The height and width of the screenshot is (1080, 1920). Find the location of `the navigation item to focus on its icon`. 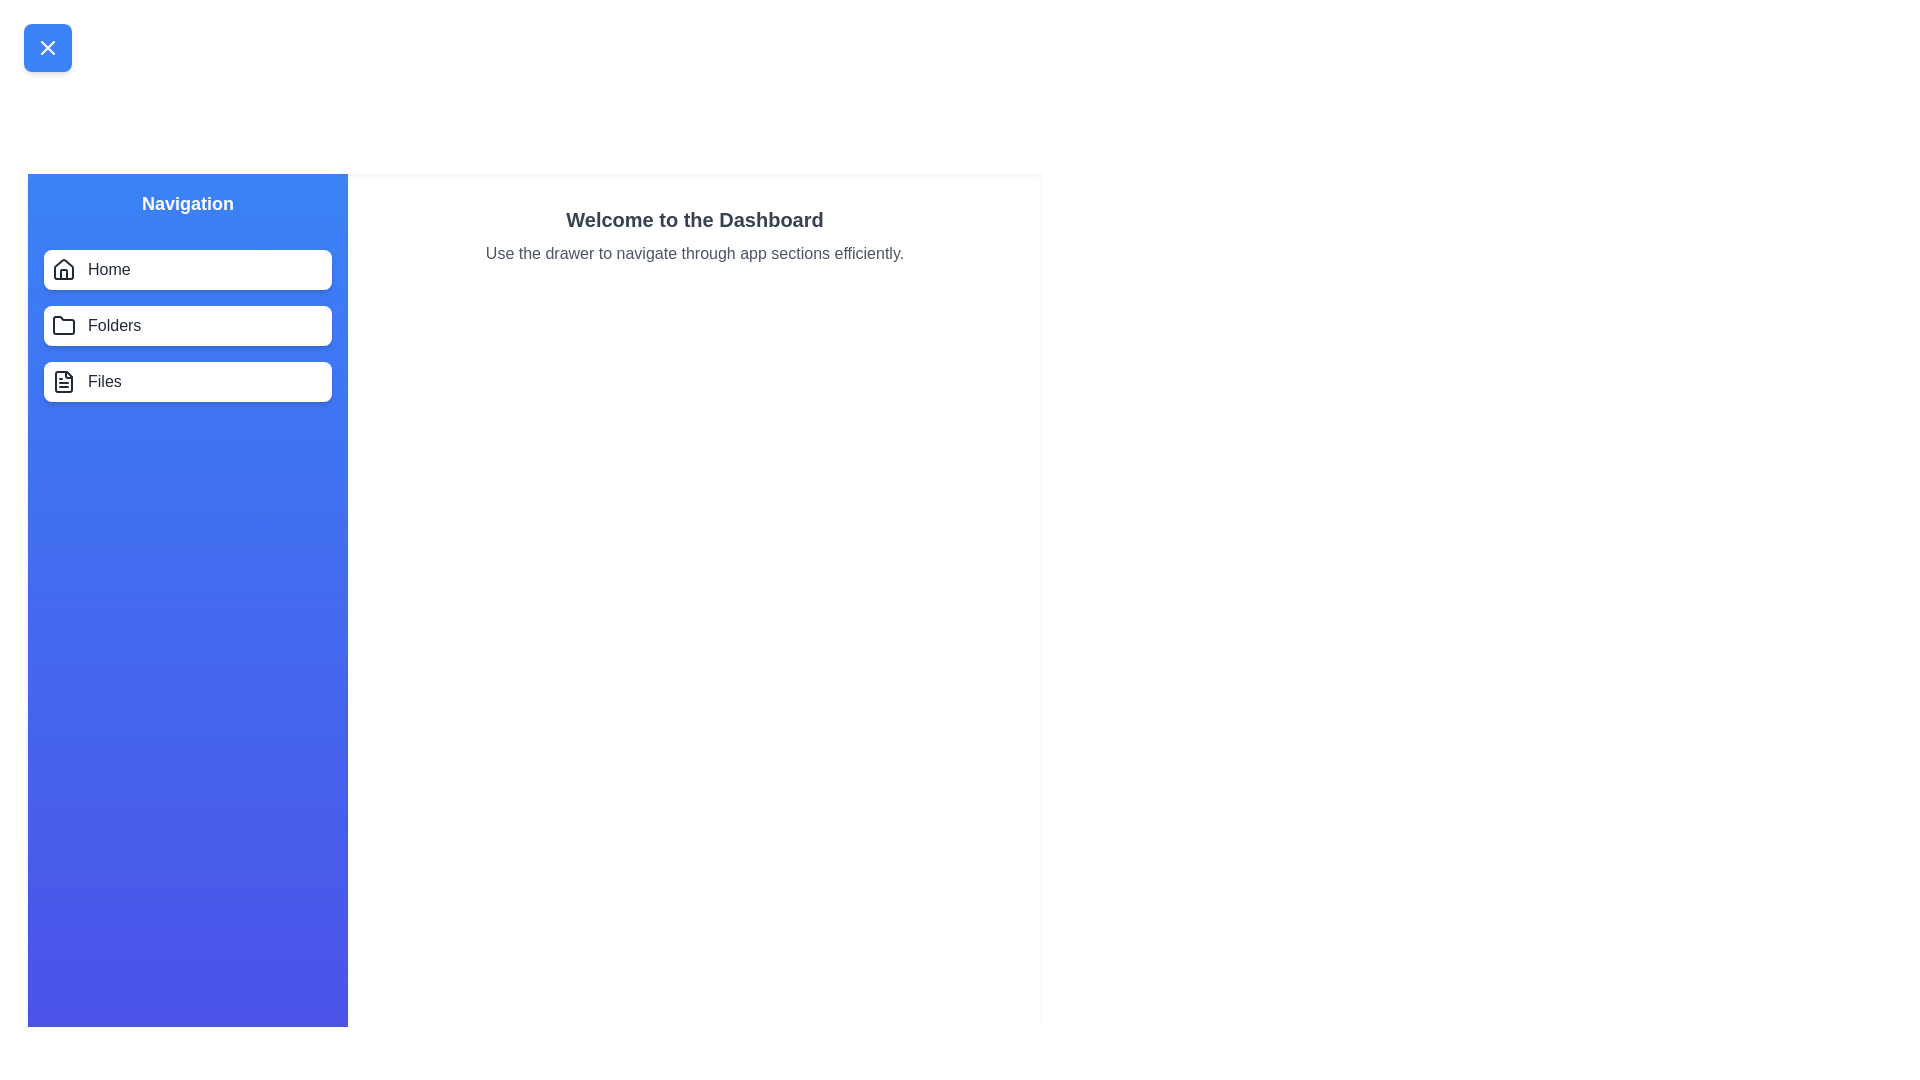

the navigation item to focus on its icon is located at coordinates (63, 270).